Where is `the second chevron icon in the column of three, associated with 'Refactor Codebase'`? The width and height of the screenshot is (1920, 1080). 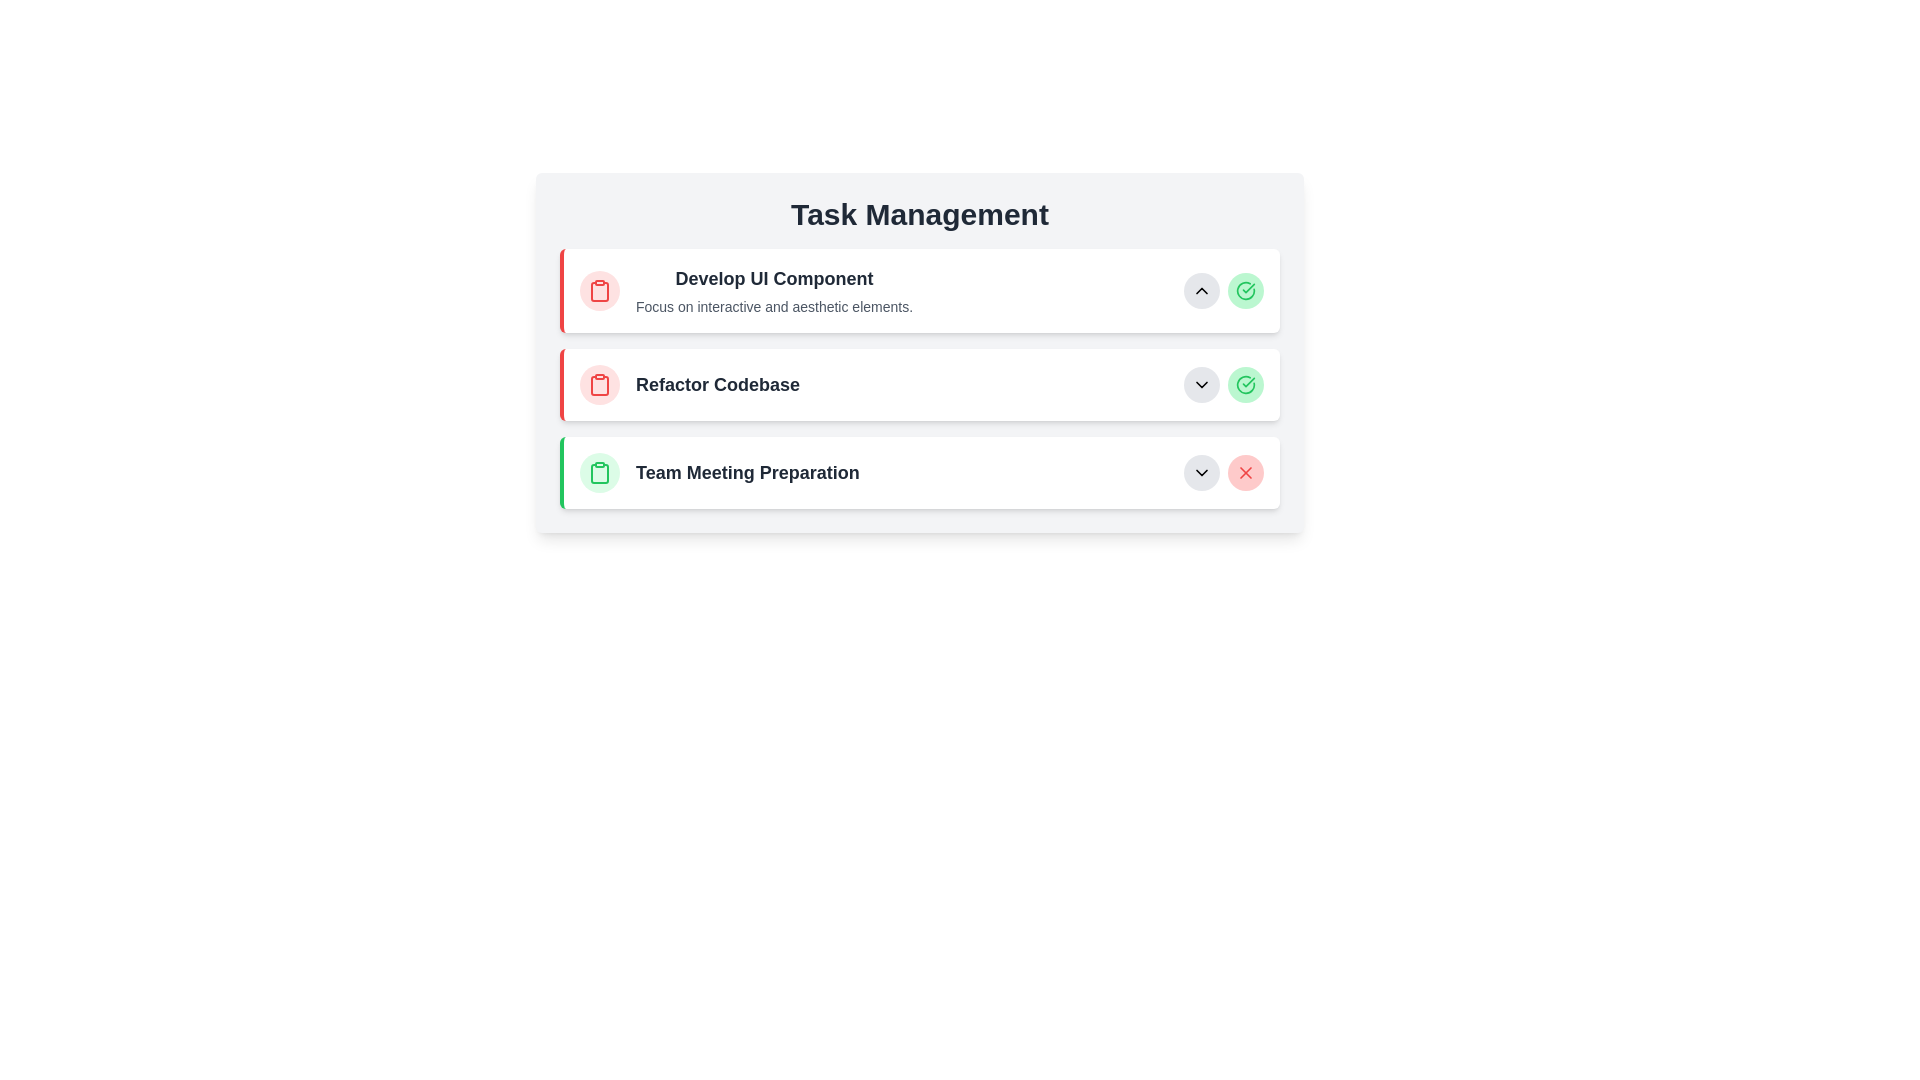 the second chevron icon in the column of three, associated with 'Refactor Codebase' is located at coordinates (1200, 385).